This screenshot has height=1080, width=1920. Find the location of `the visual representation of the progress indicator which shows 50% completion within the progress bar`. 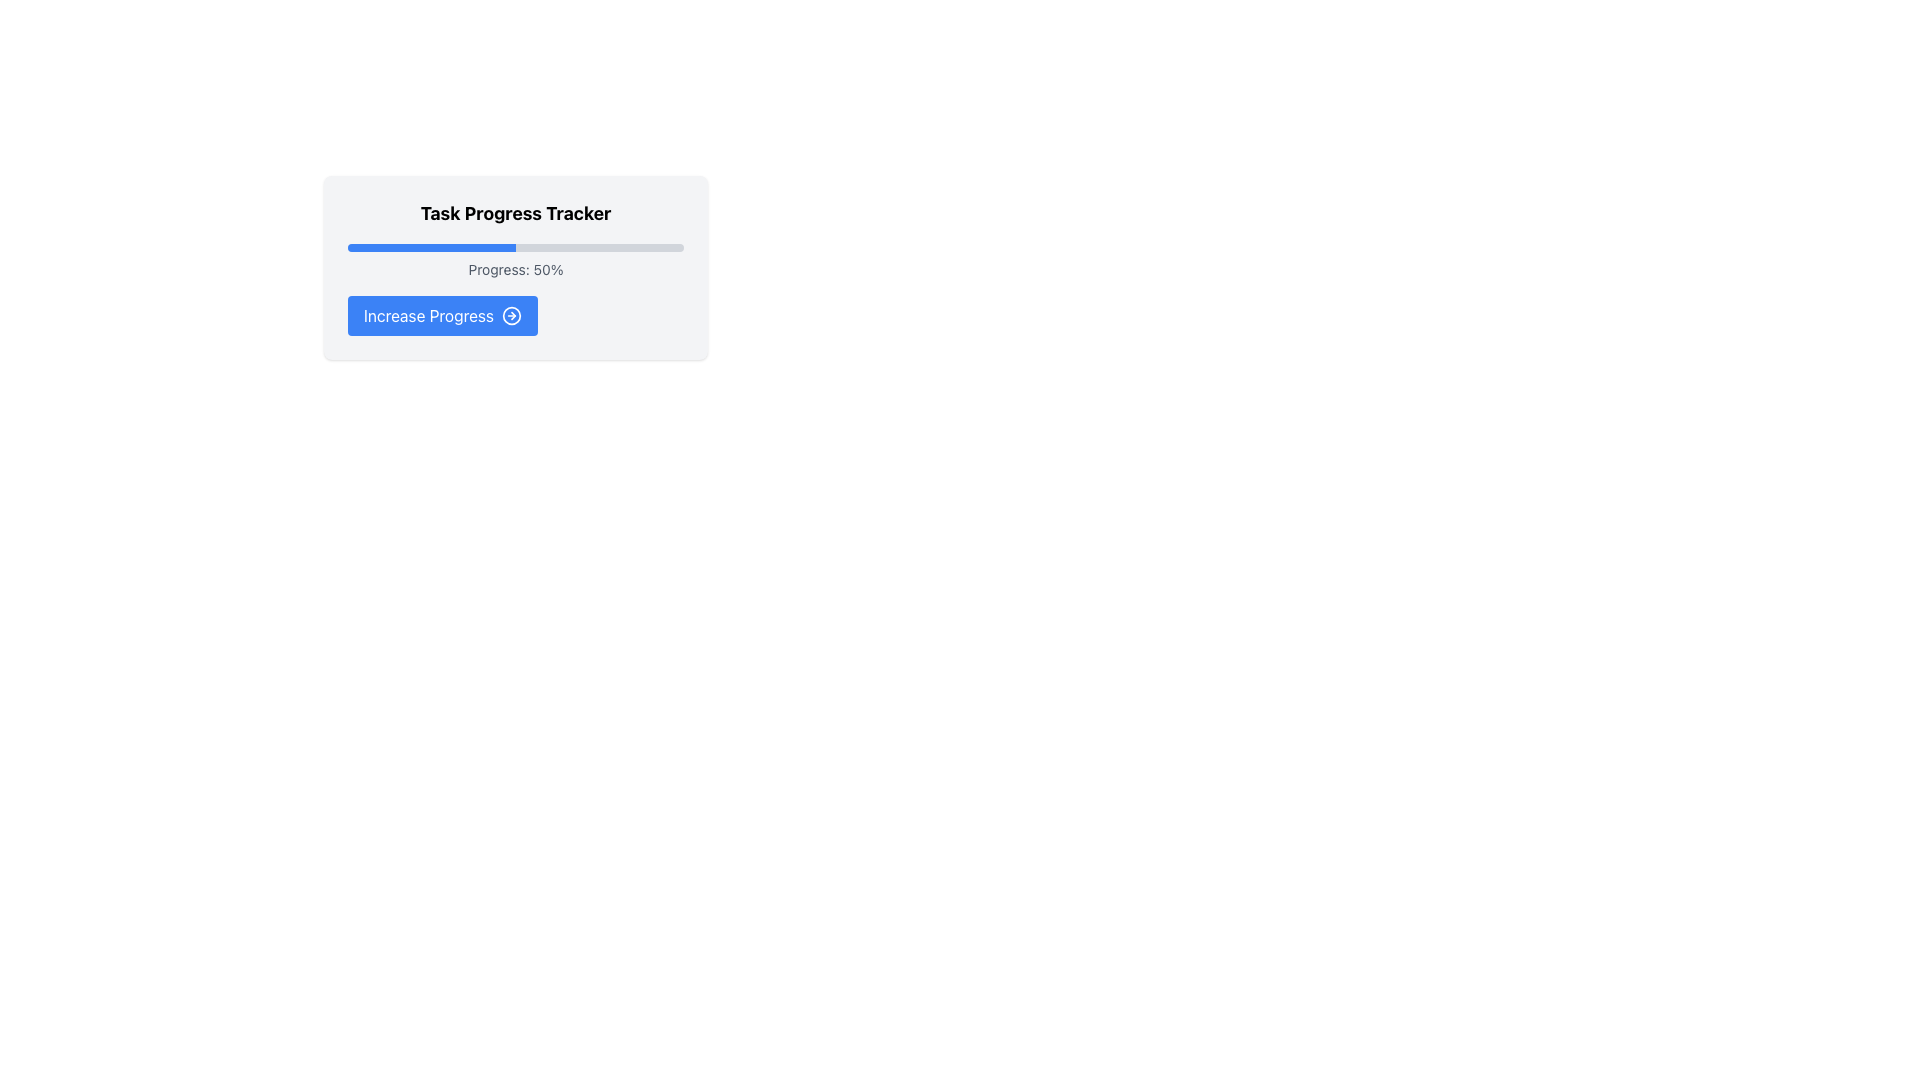

the visual representation of the progress indicator which shows 50% completion within the progress bar is located at coordinates (431, 246).